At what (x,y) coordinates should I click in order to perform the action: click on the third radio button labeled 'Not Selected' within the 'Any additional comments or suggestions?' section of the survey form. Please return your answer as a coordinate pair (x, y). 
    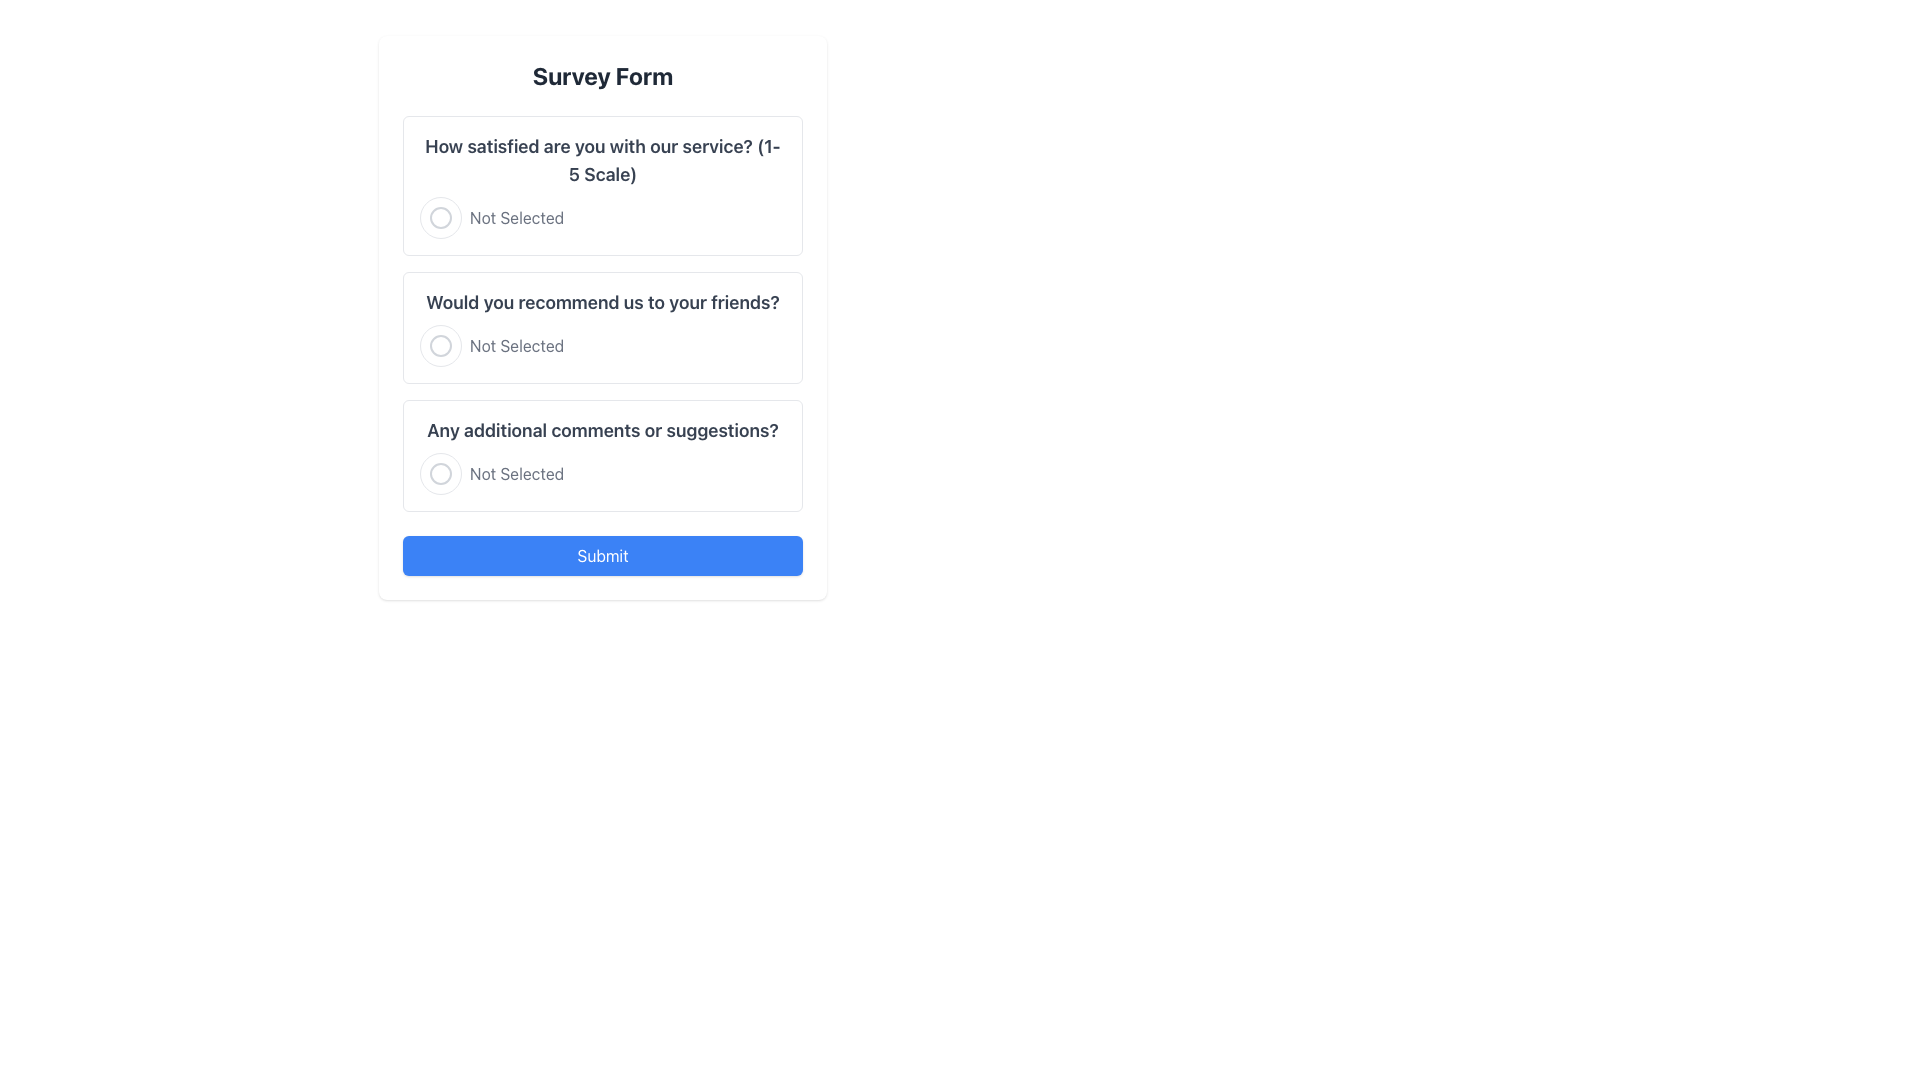
    Looking at the image, I should click on (602, 474).